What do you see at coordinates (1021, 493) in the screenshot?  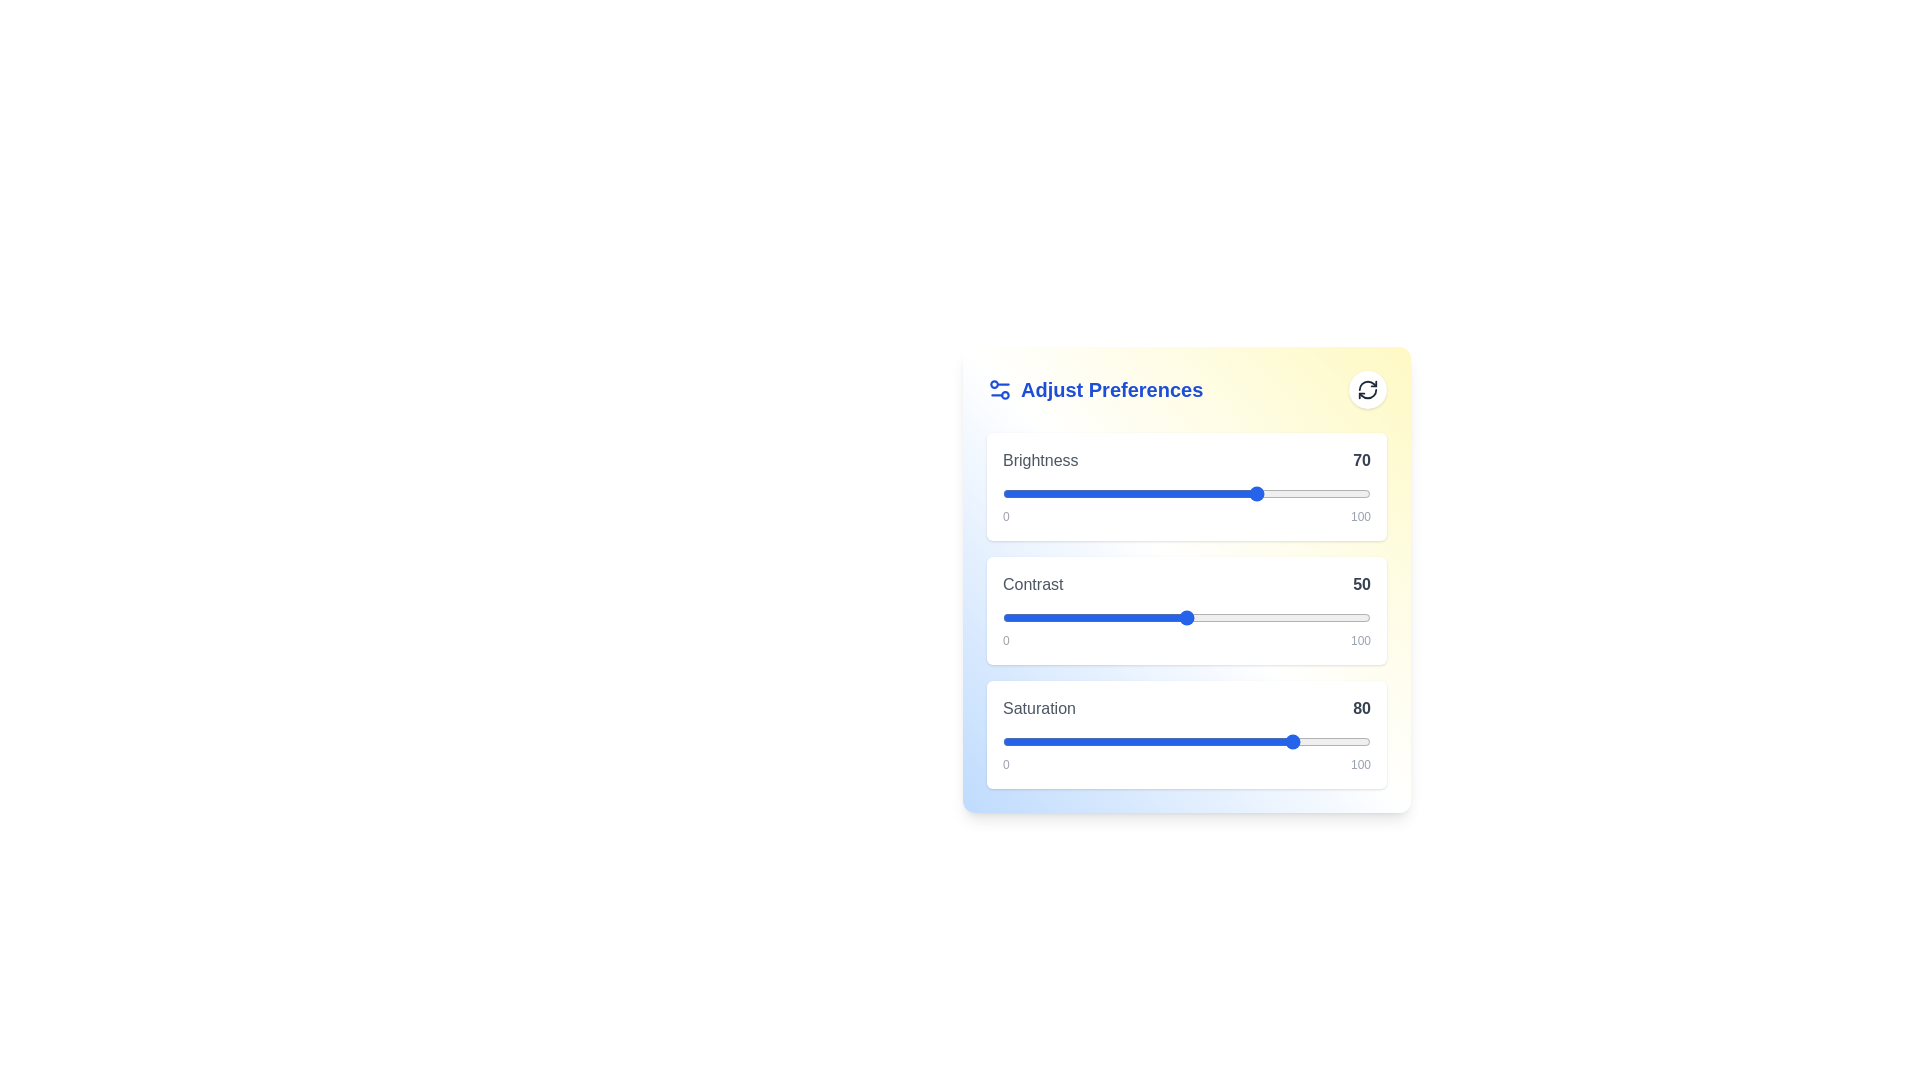 I see `the brightness level` at bounding box center [1021, 493].